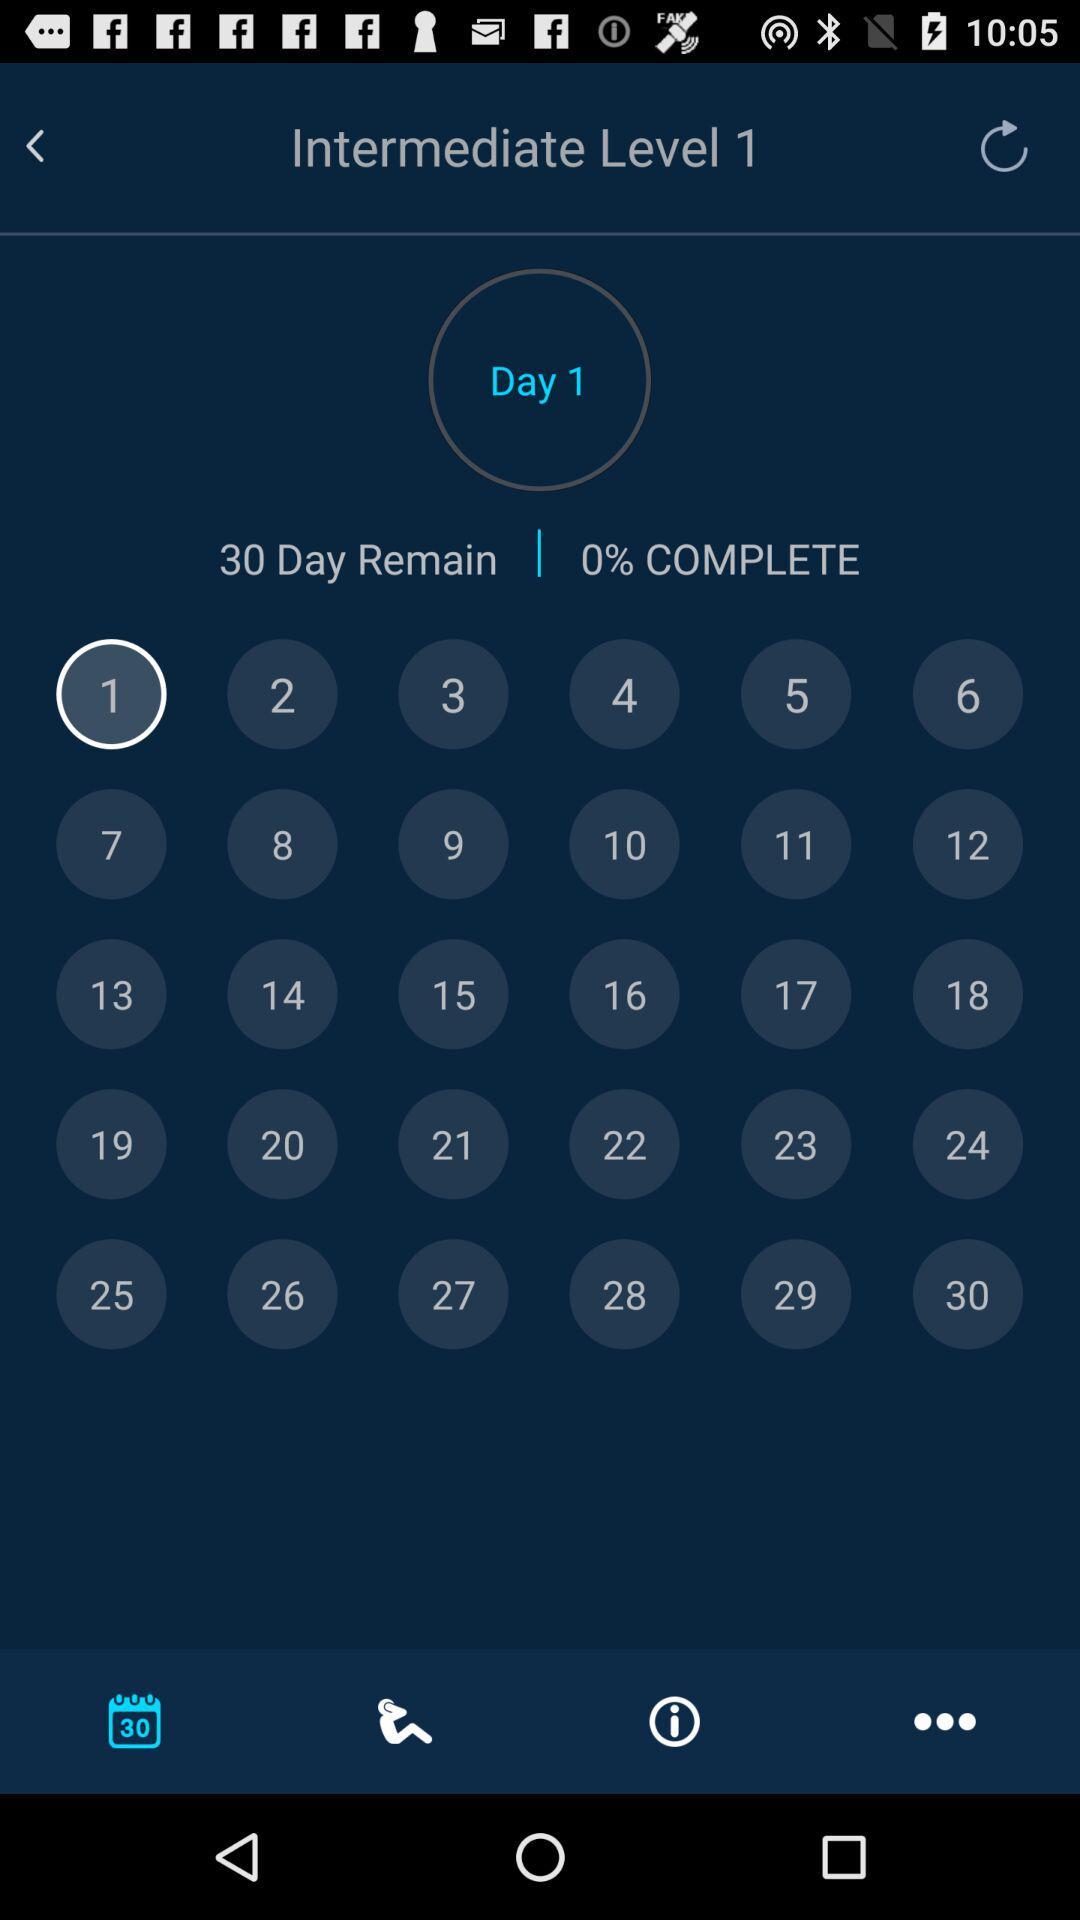 The image size is (1080, 1920). Describe the element at coordinates (994, 145) in the screenshot. I see `resart the current level of the day` at that location.